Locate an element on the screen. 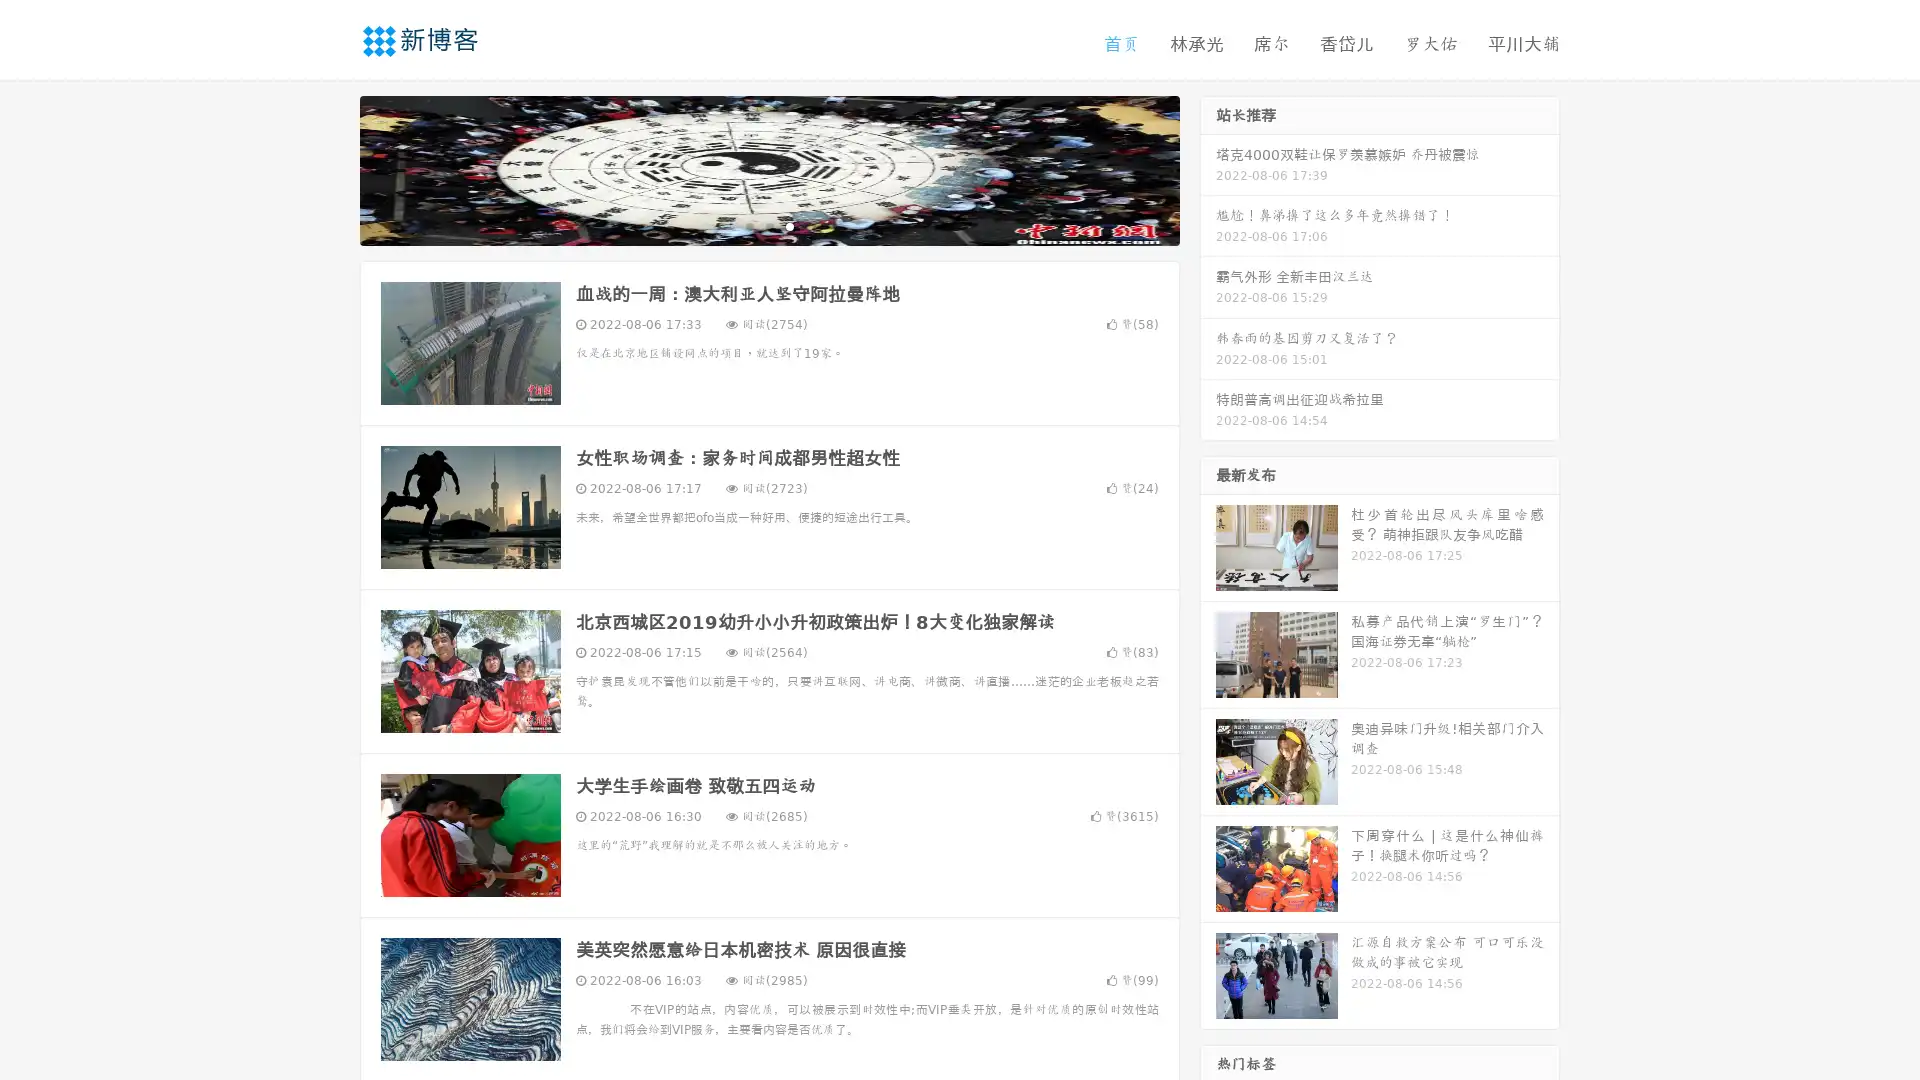  Go to slide 1 is located at coordinates (748, 225).